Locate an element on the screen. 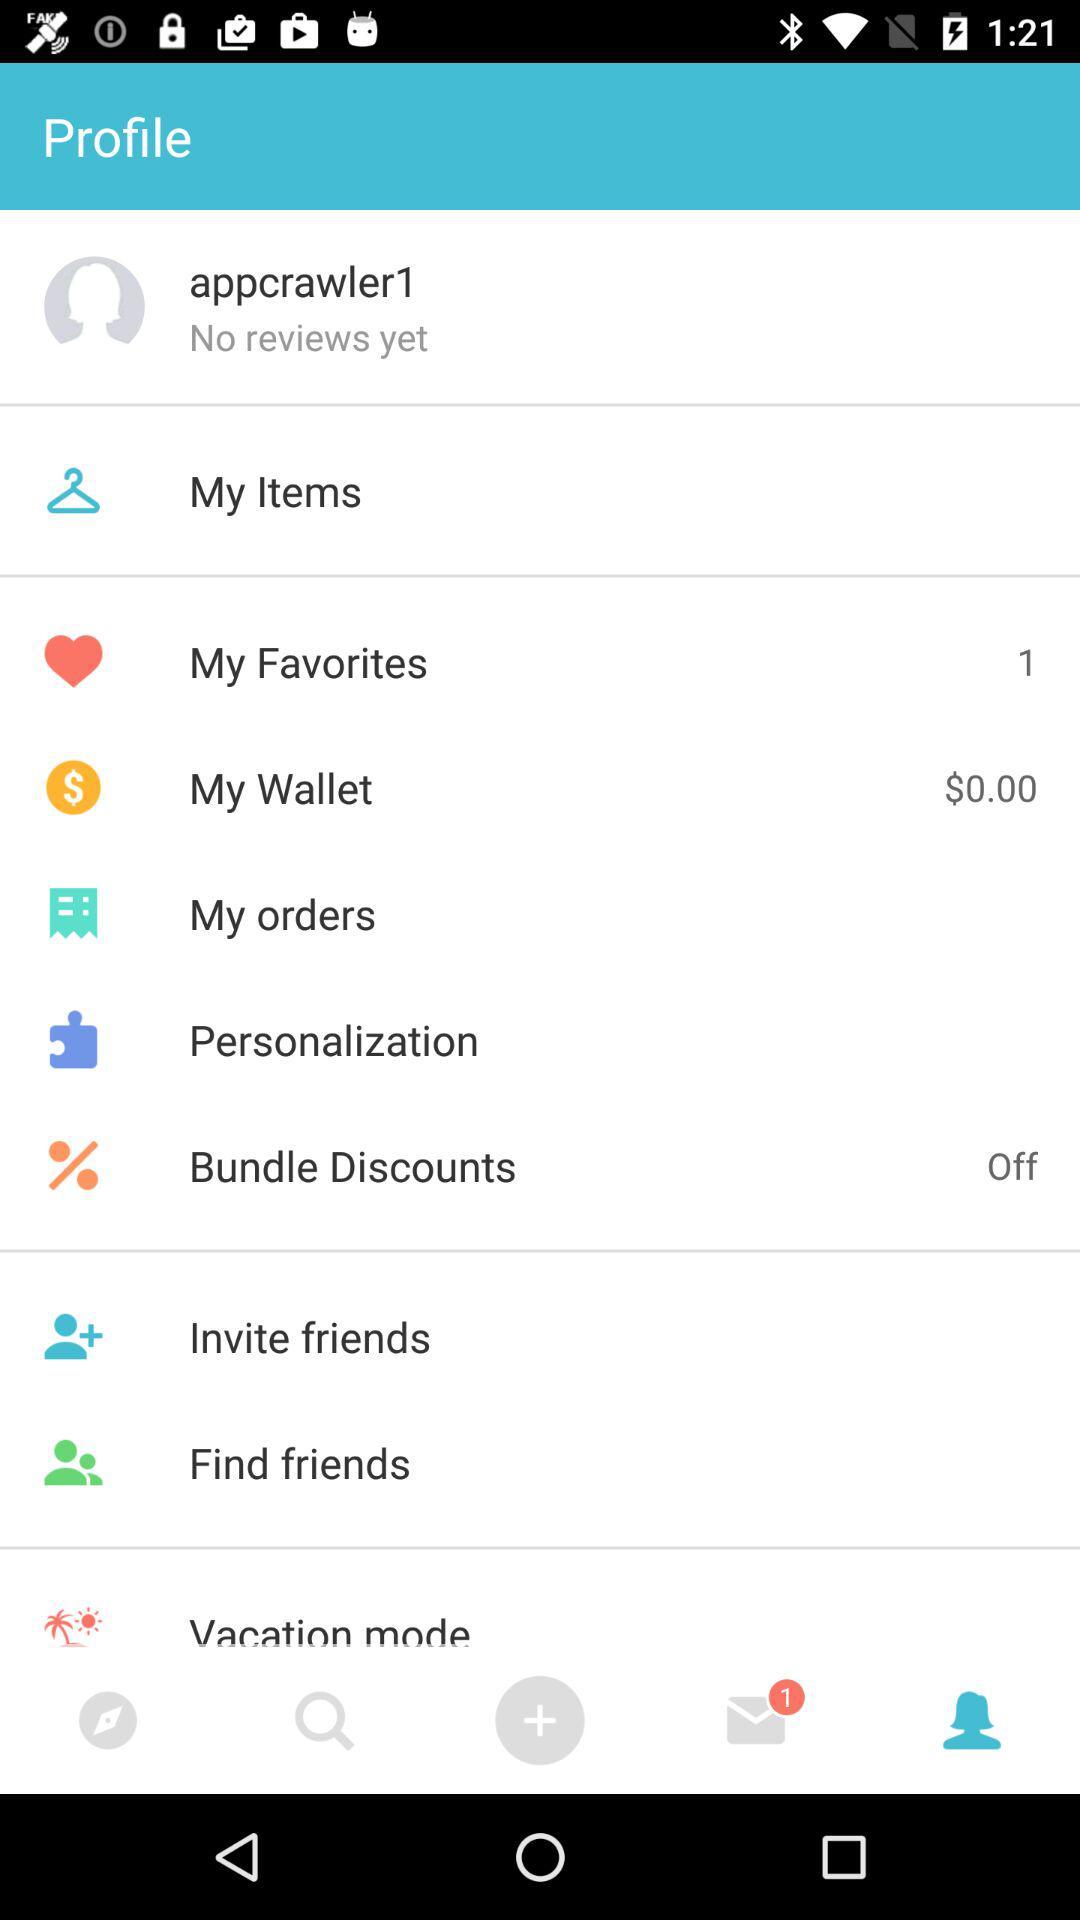  item above bundle discounts icon is located at coordinates (540, 1039).